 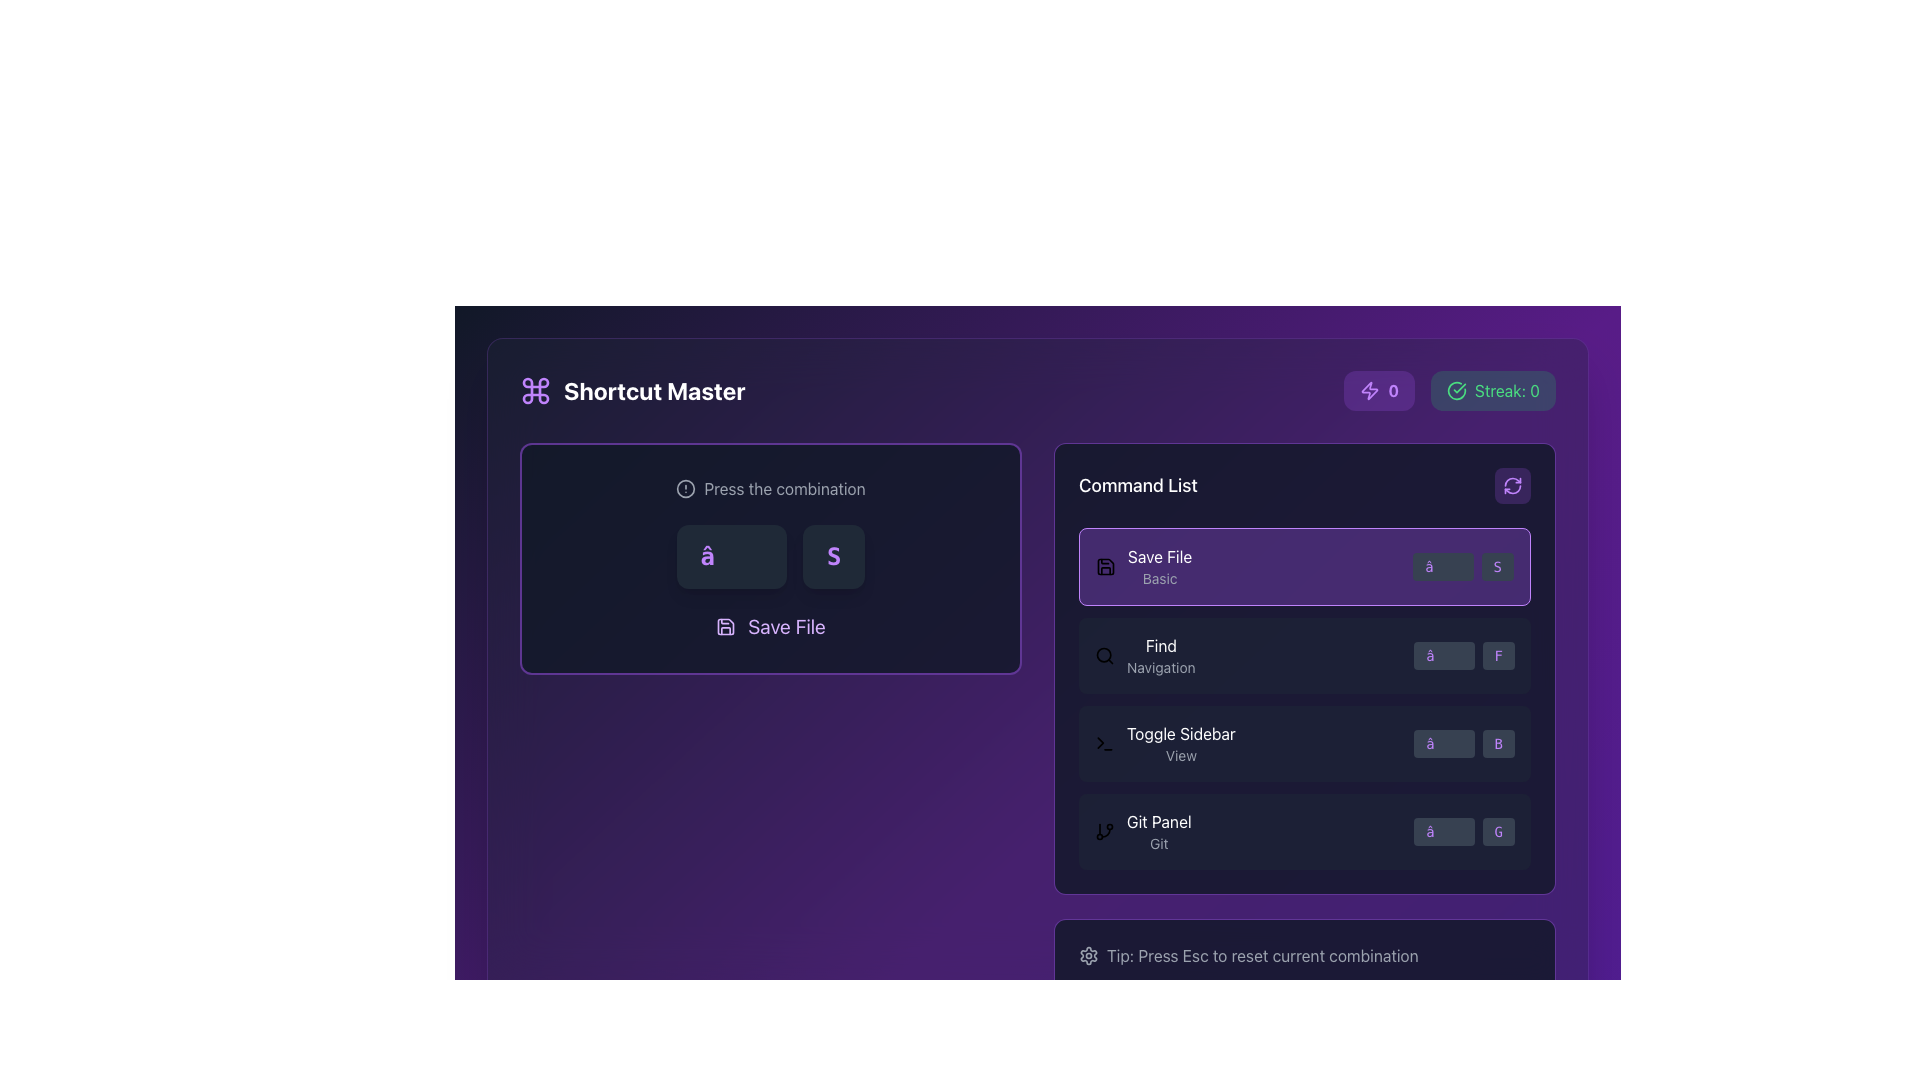 I want to click on informational text section that suggests pressing the 'Esc' key to reset the current combination, located at the bottom of the right column beneath the 'Command List', so click(x=1305, y=955).